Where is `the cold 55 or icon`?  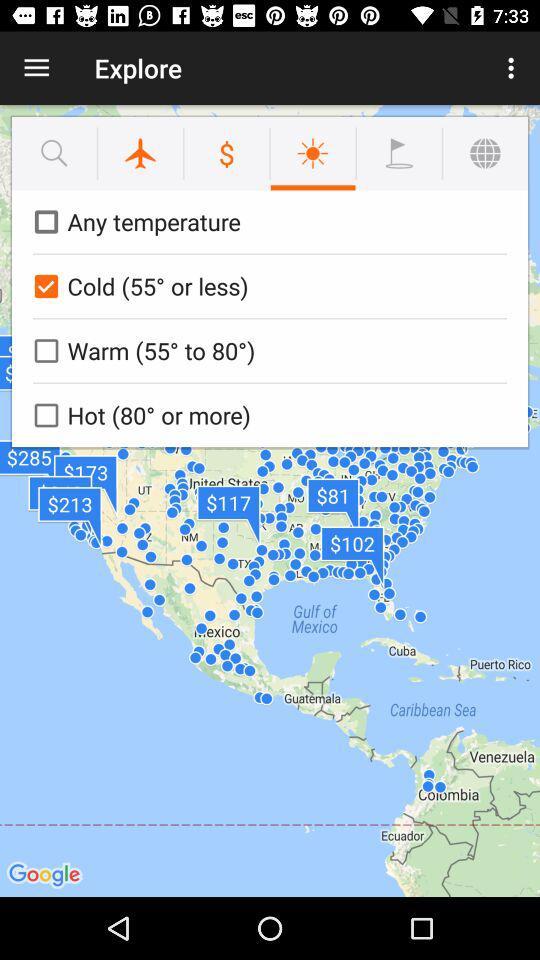
the cold 55 or icon is located at coordinates (266, 285).